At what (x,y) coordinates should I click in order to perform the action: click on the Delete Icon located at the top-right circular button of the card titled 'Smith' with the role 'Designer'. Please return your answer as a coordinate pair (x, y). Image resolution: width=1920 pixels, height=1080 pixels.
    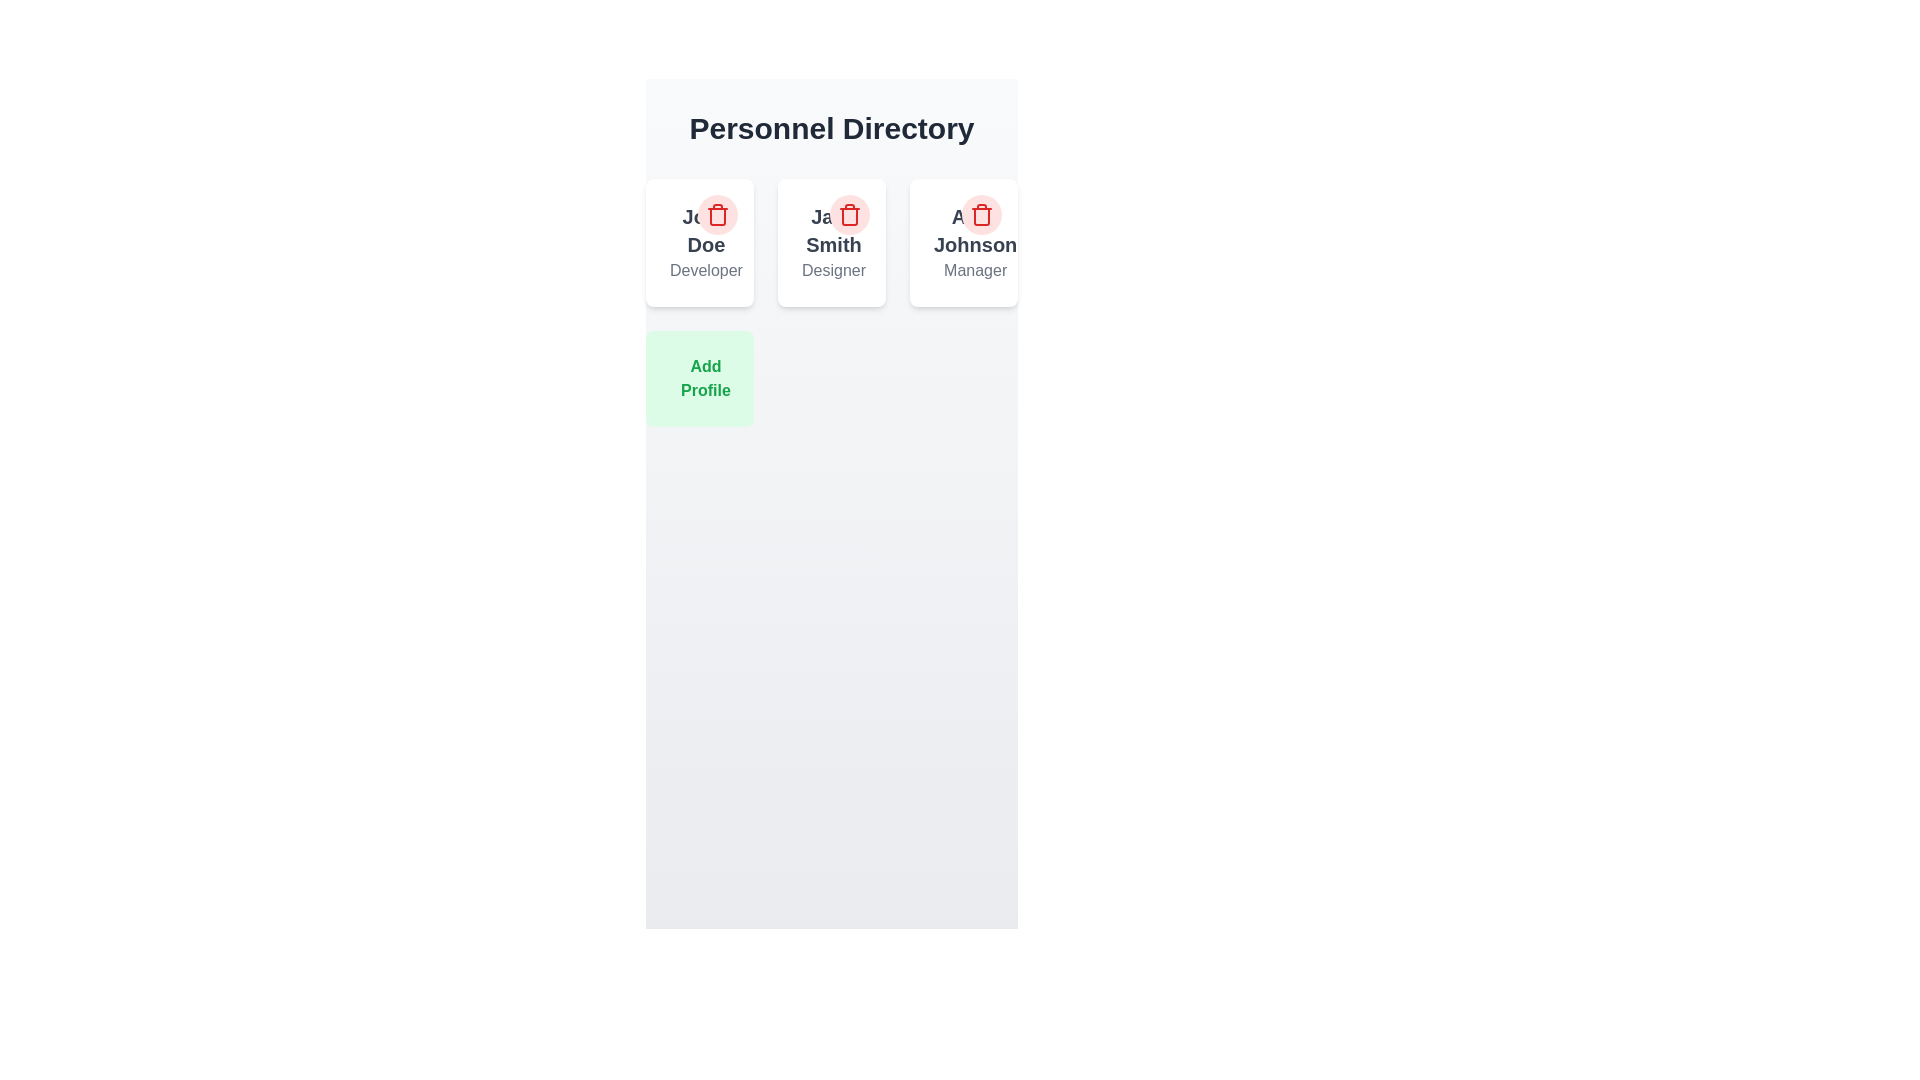
    Looking at the image, I should click on (849, 215).